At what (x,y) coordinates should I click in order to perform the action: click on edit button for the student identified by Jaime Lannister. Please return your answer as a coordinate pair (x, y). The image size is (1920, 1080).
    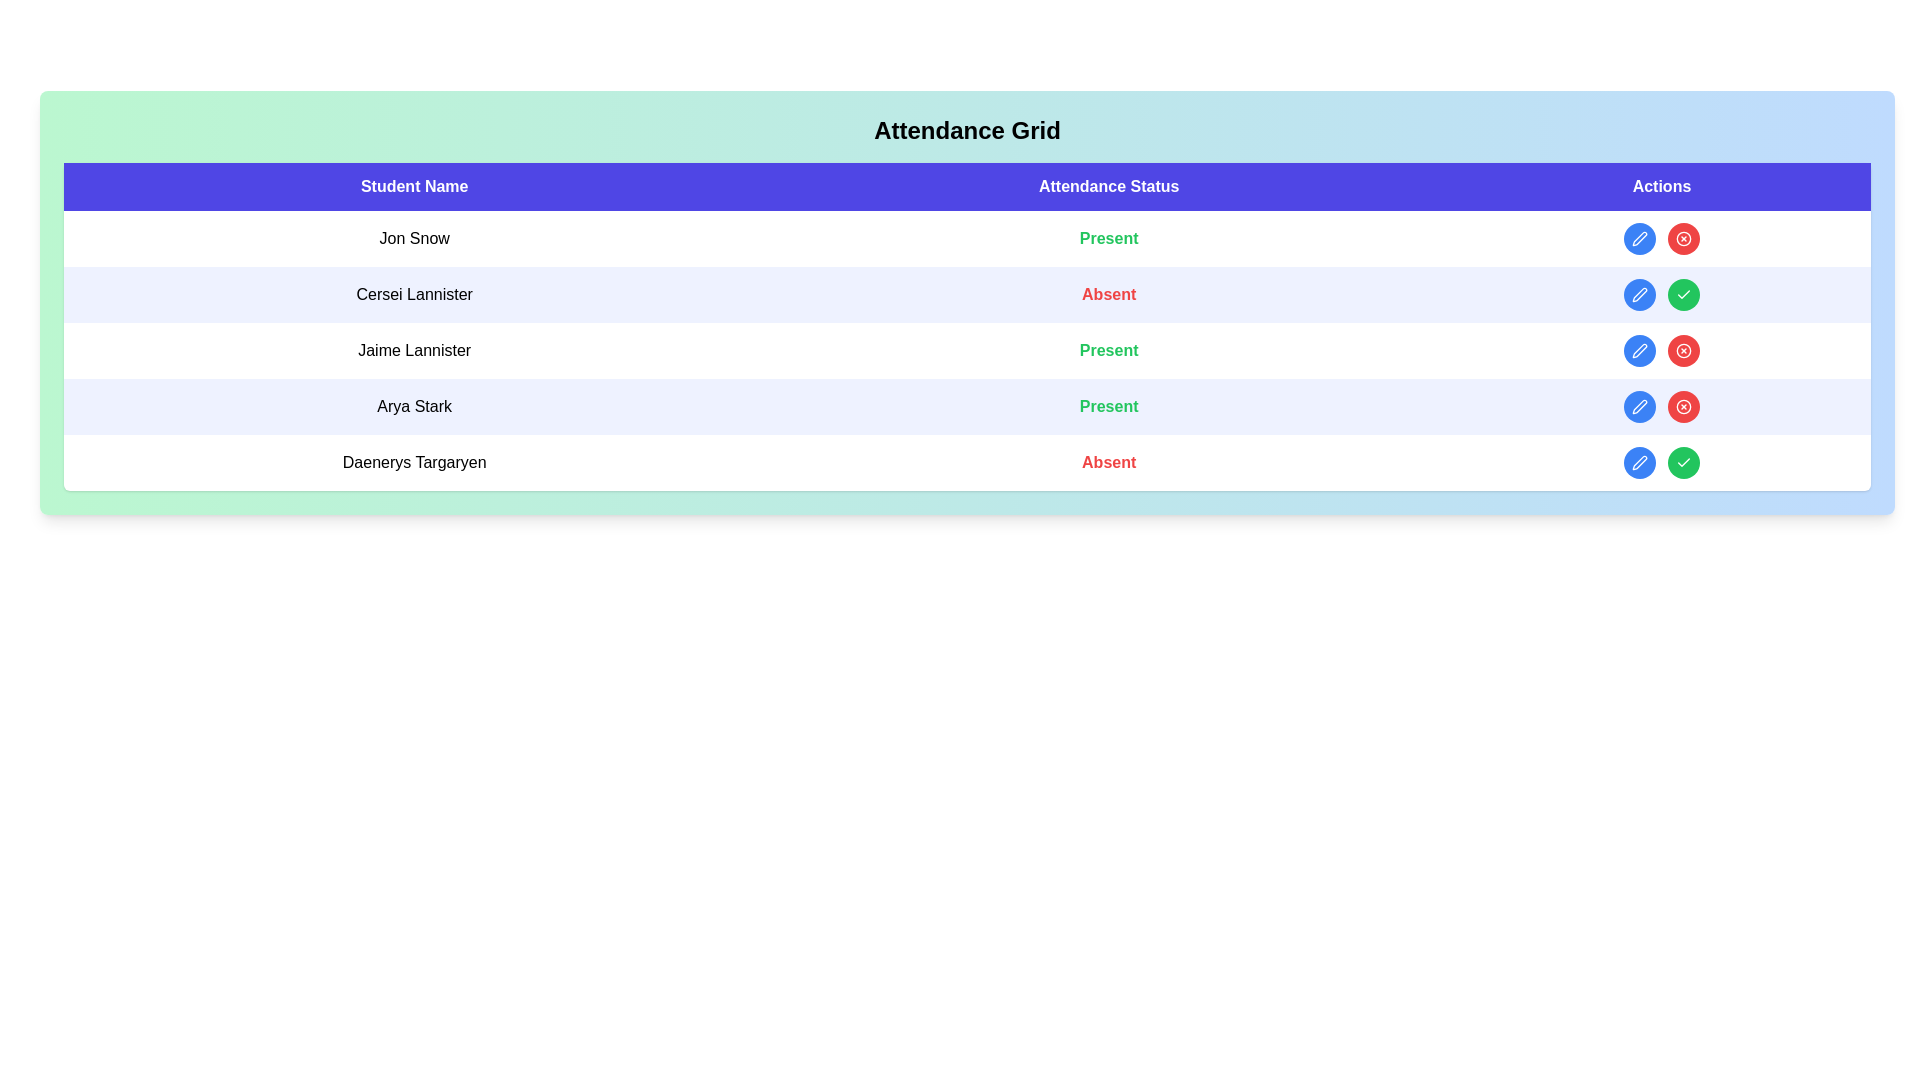
    Looking at the image, I should click on (1640, 350).